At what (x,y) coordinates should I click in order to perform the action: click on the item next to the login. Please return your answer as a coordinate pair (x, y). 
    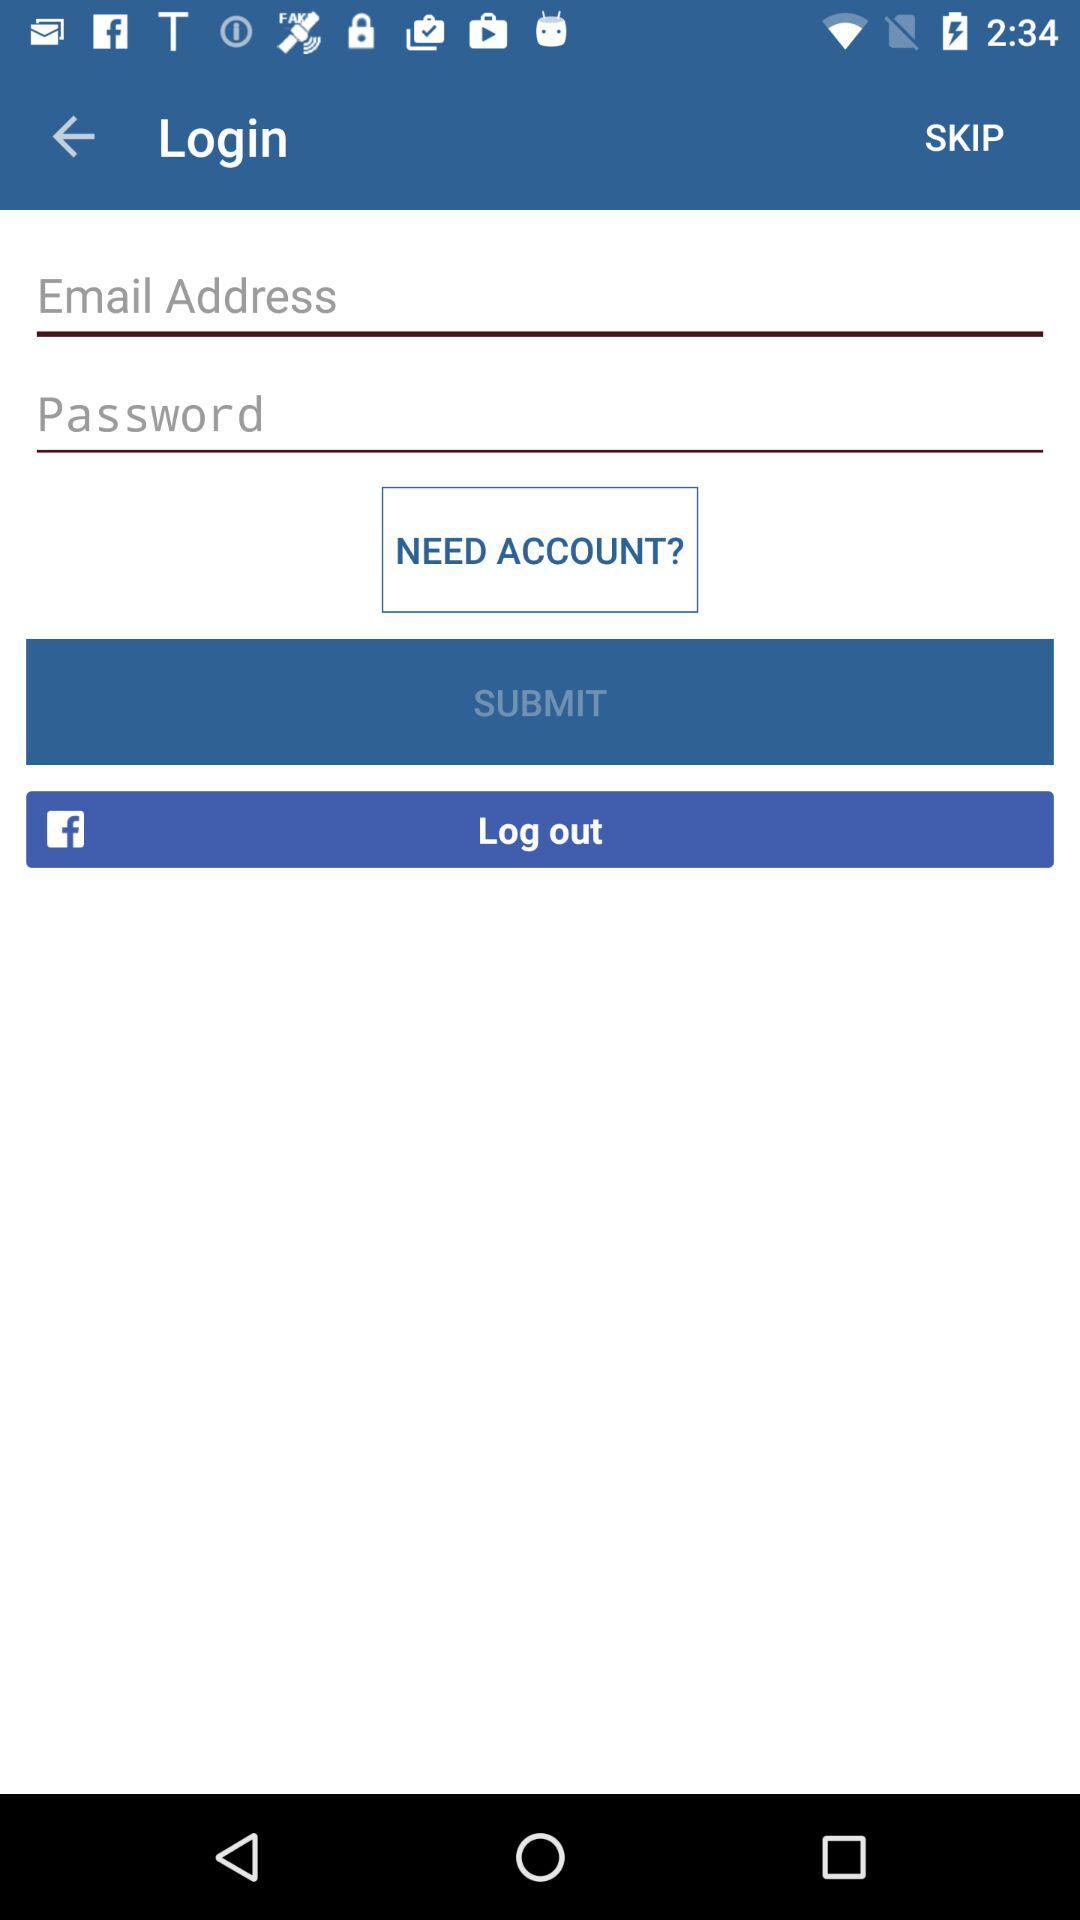
    Looking at the image, I should click on (963, 135).